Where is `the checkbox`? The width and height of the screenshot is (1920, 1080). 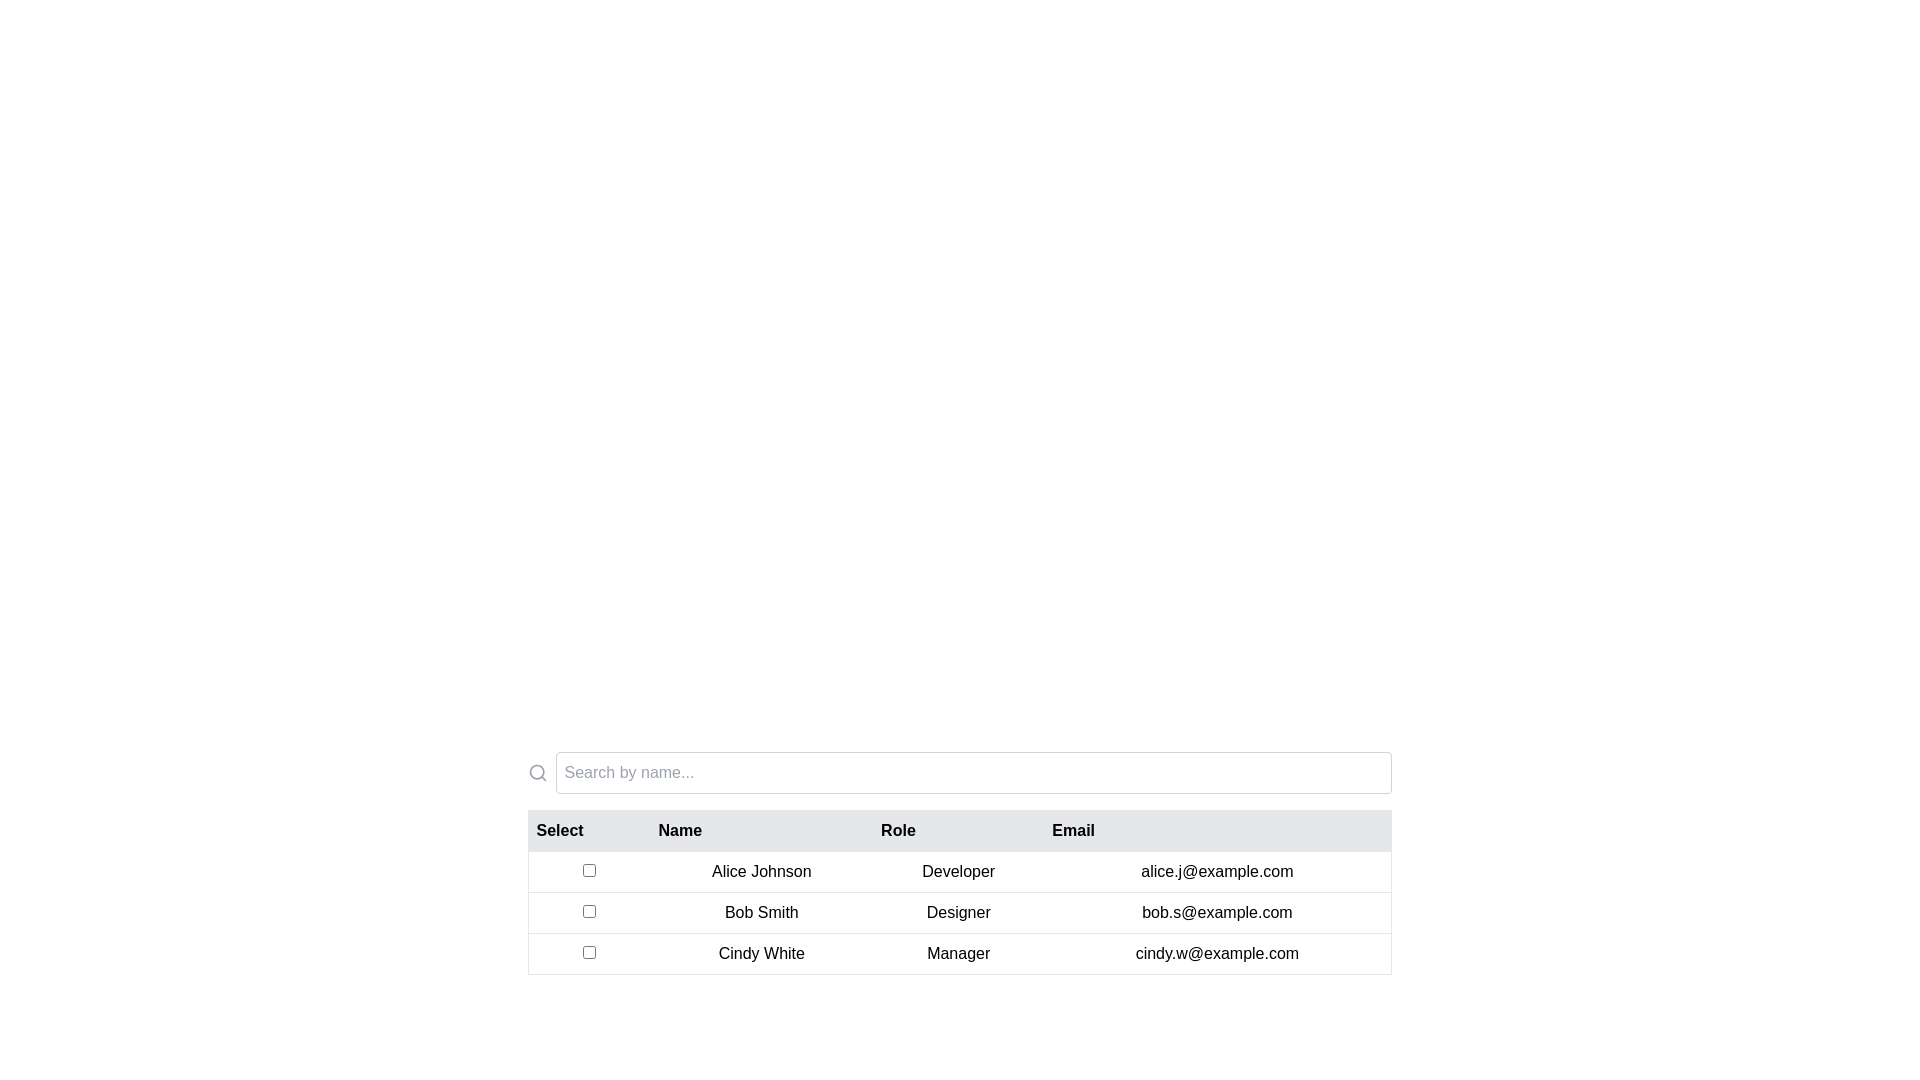 the checkbox is located at coordinates (588, 870).